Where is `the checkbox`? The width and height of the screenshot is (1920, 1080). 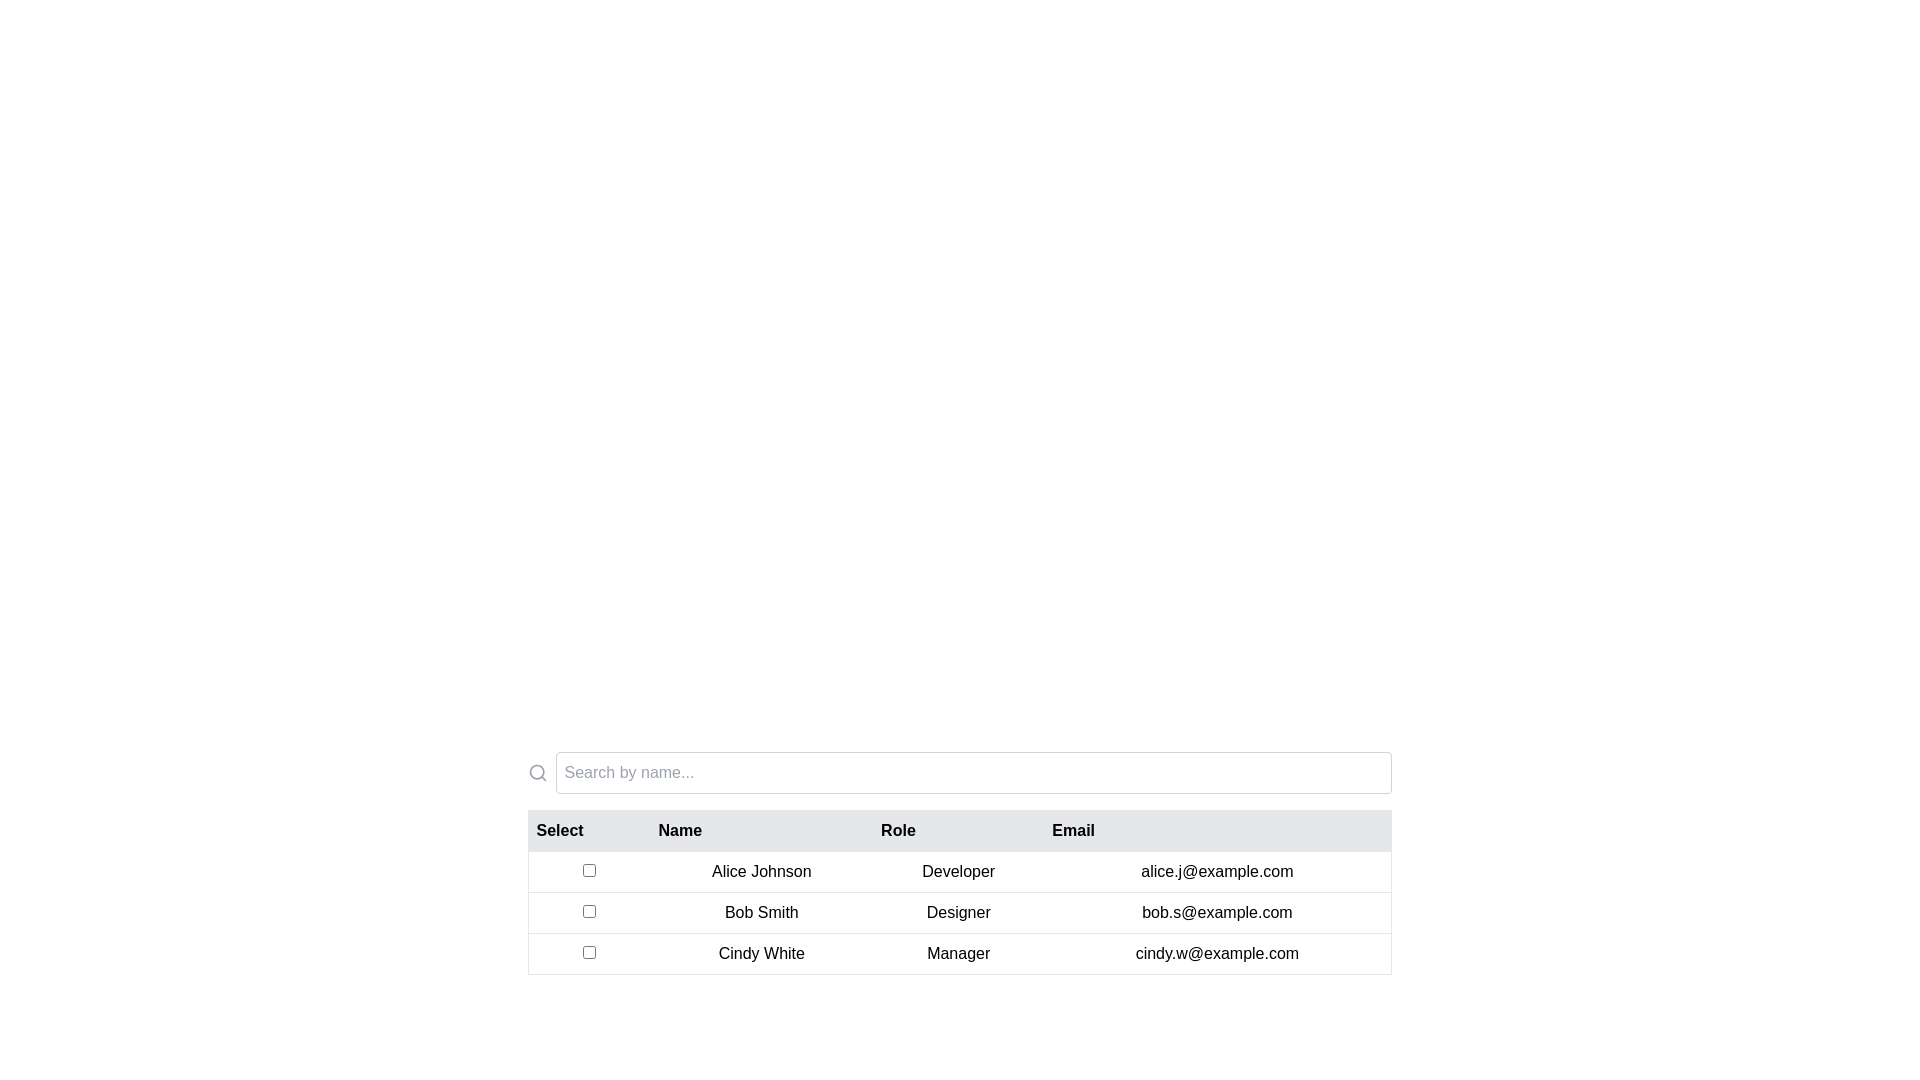 the checkbox is located at coordinates (588, 870).